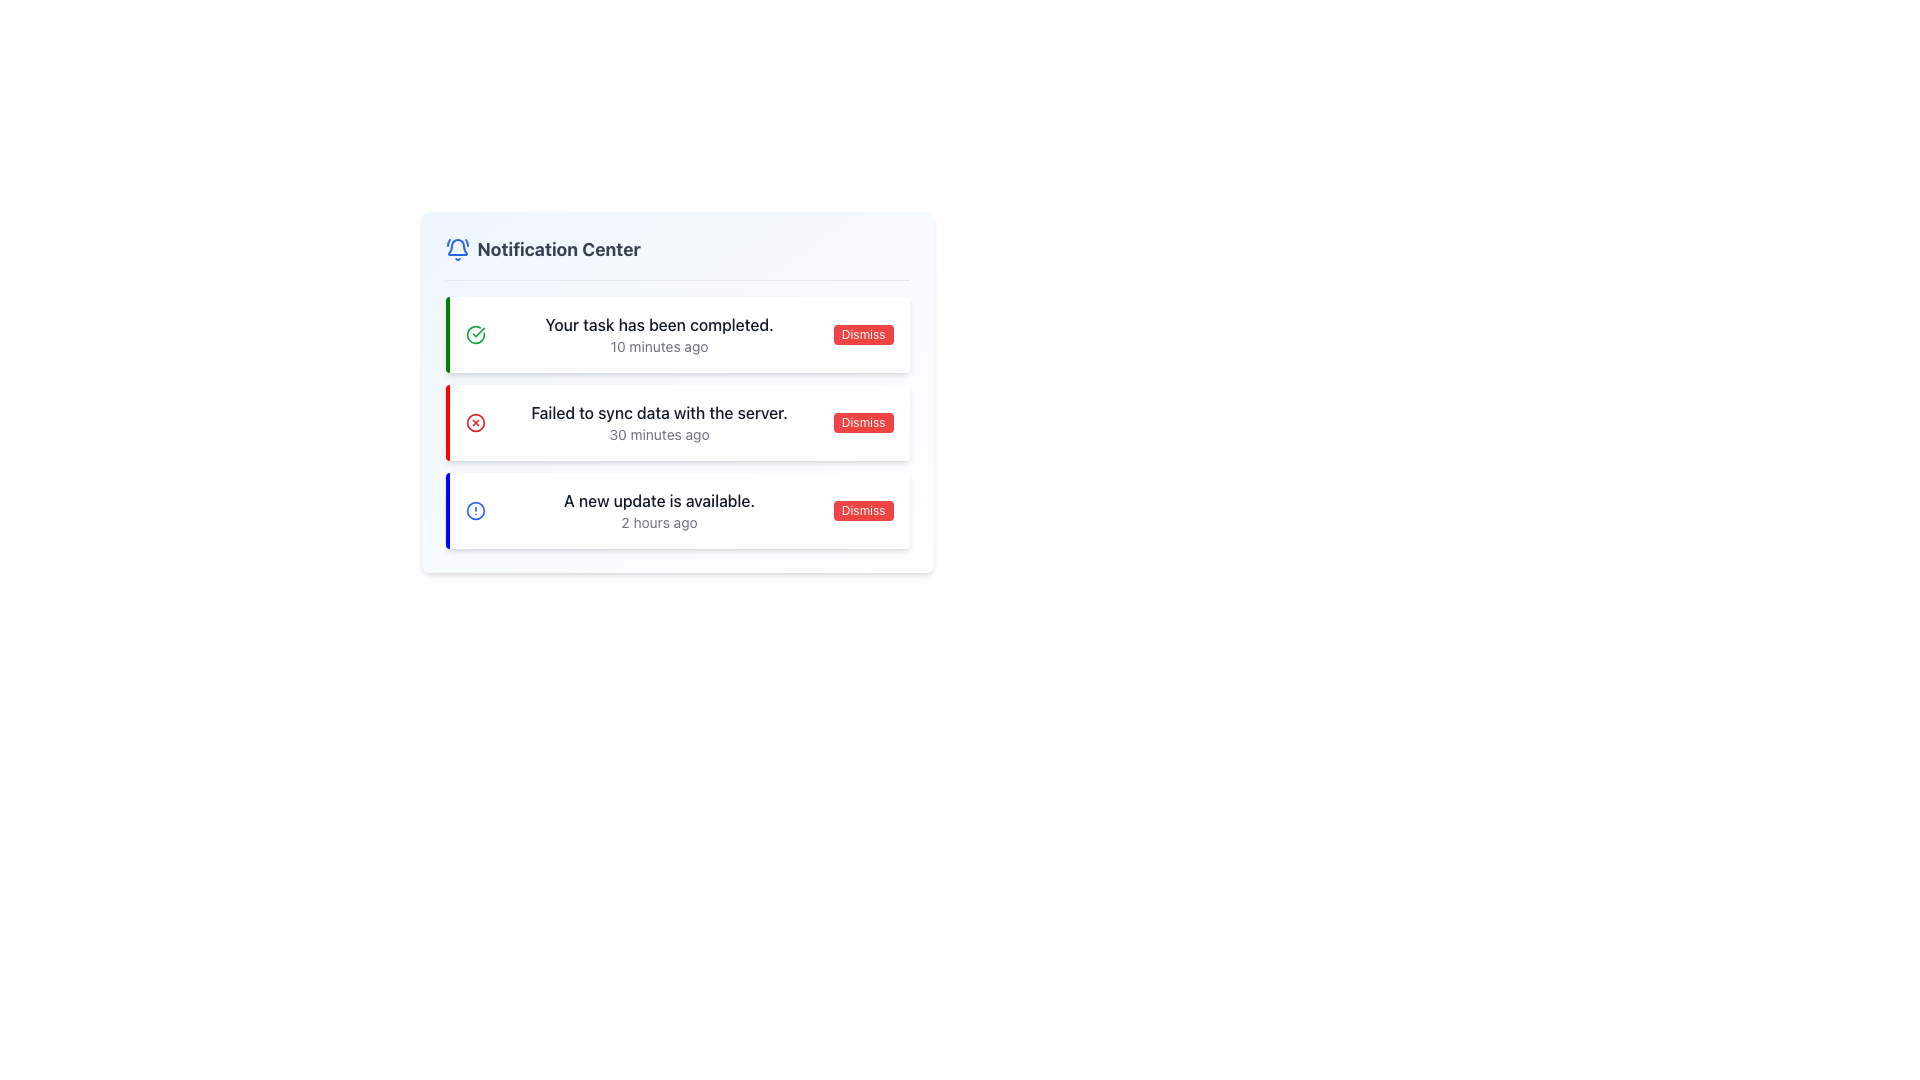 The image size is (1920, 1080). What do you see at coordinates (474, 422) in the screenshot?
I see `the circular red-bordered icon with a bold 'X' symbol, indicating an error, located to the left of the text 'Failed to sync data with the server.'` at bounding box center [474, 422].